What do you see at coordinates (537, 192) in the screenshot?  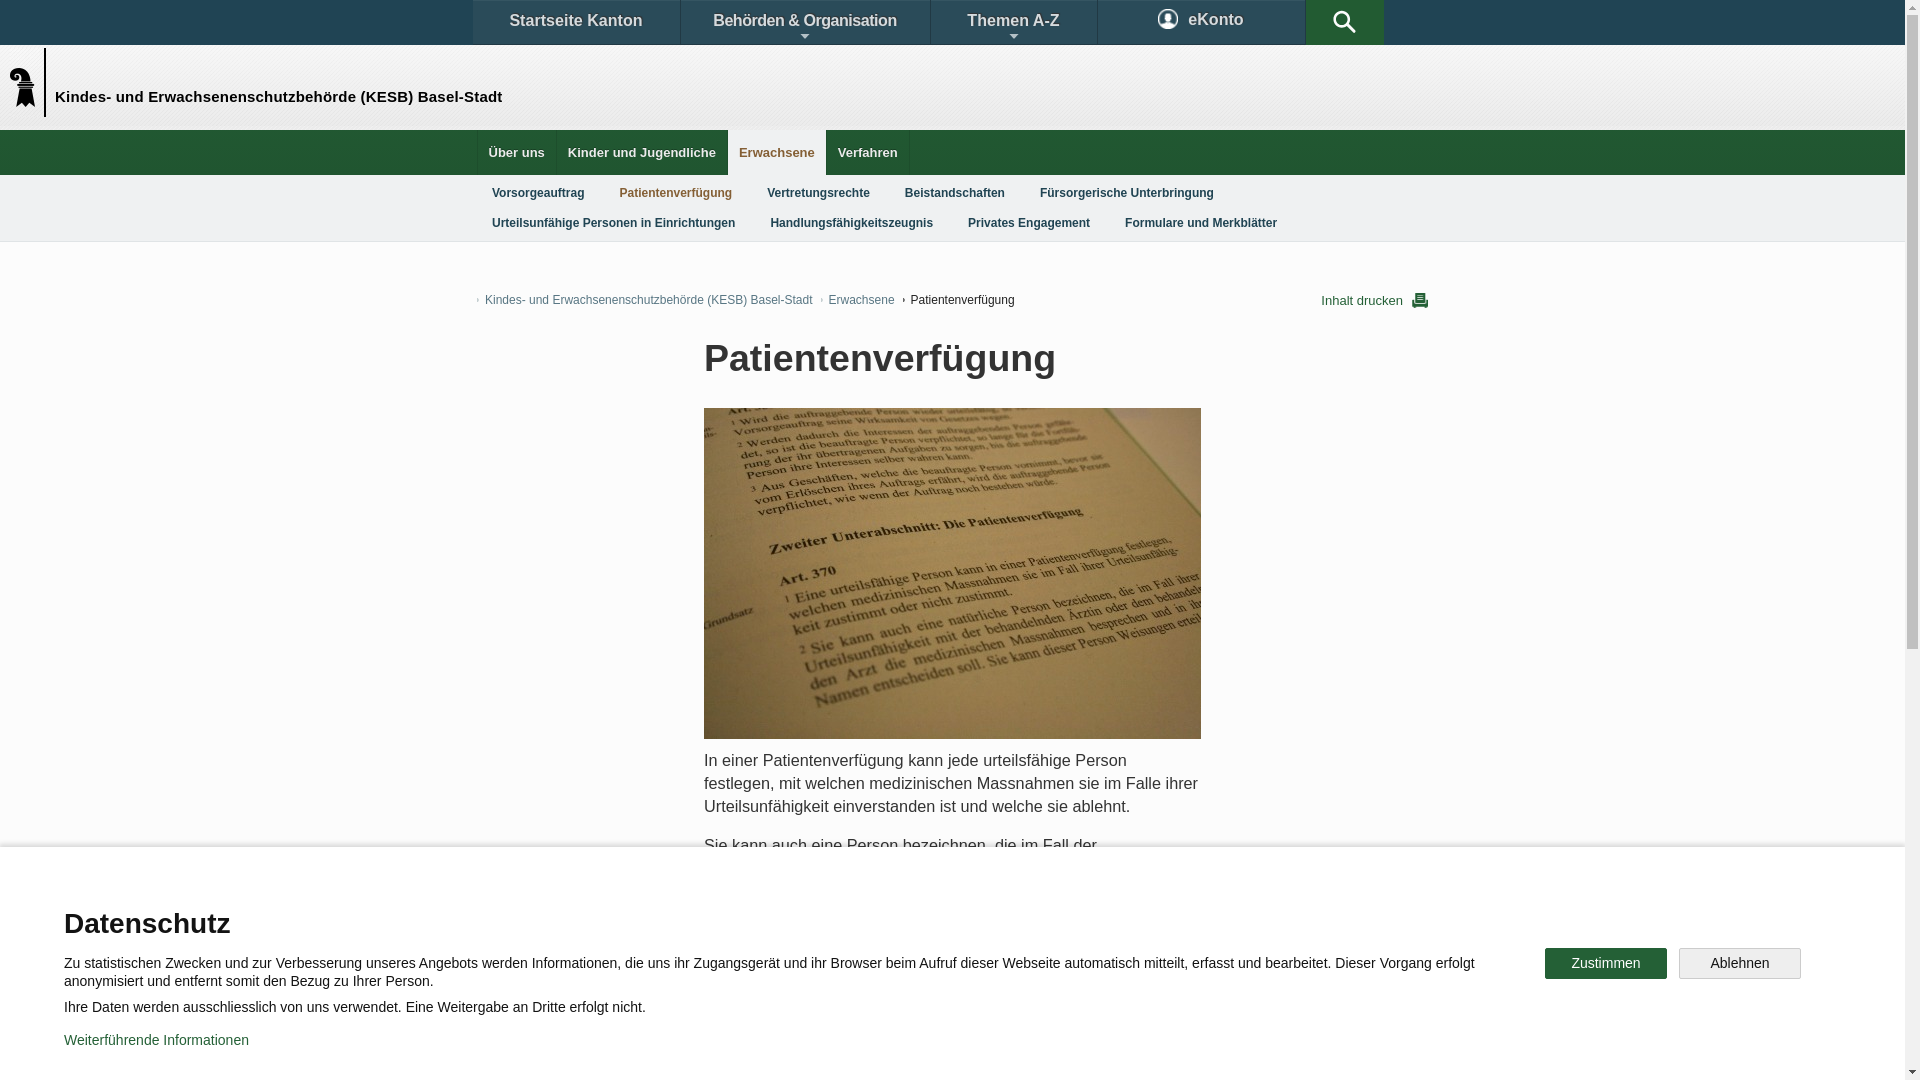 I see `'Vorsorgeauftrag'` at bounding box center [537, 192].